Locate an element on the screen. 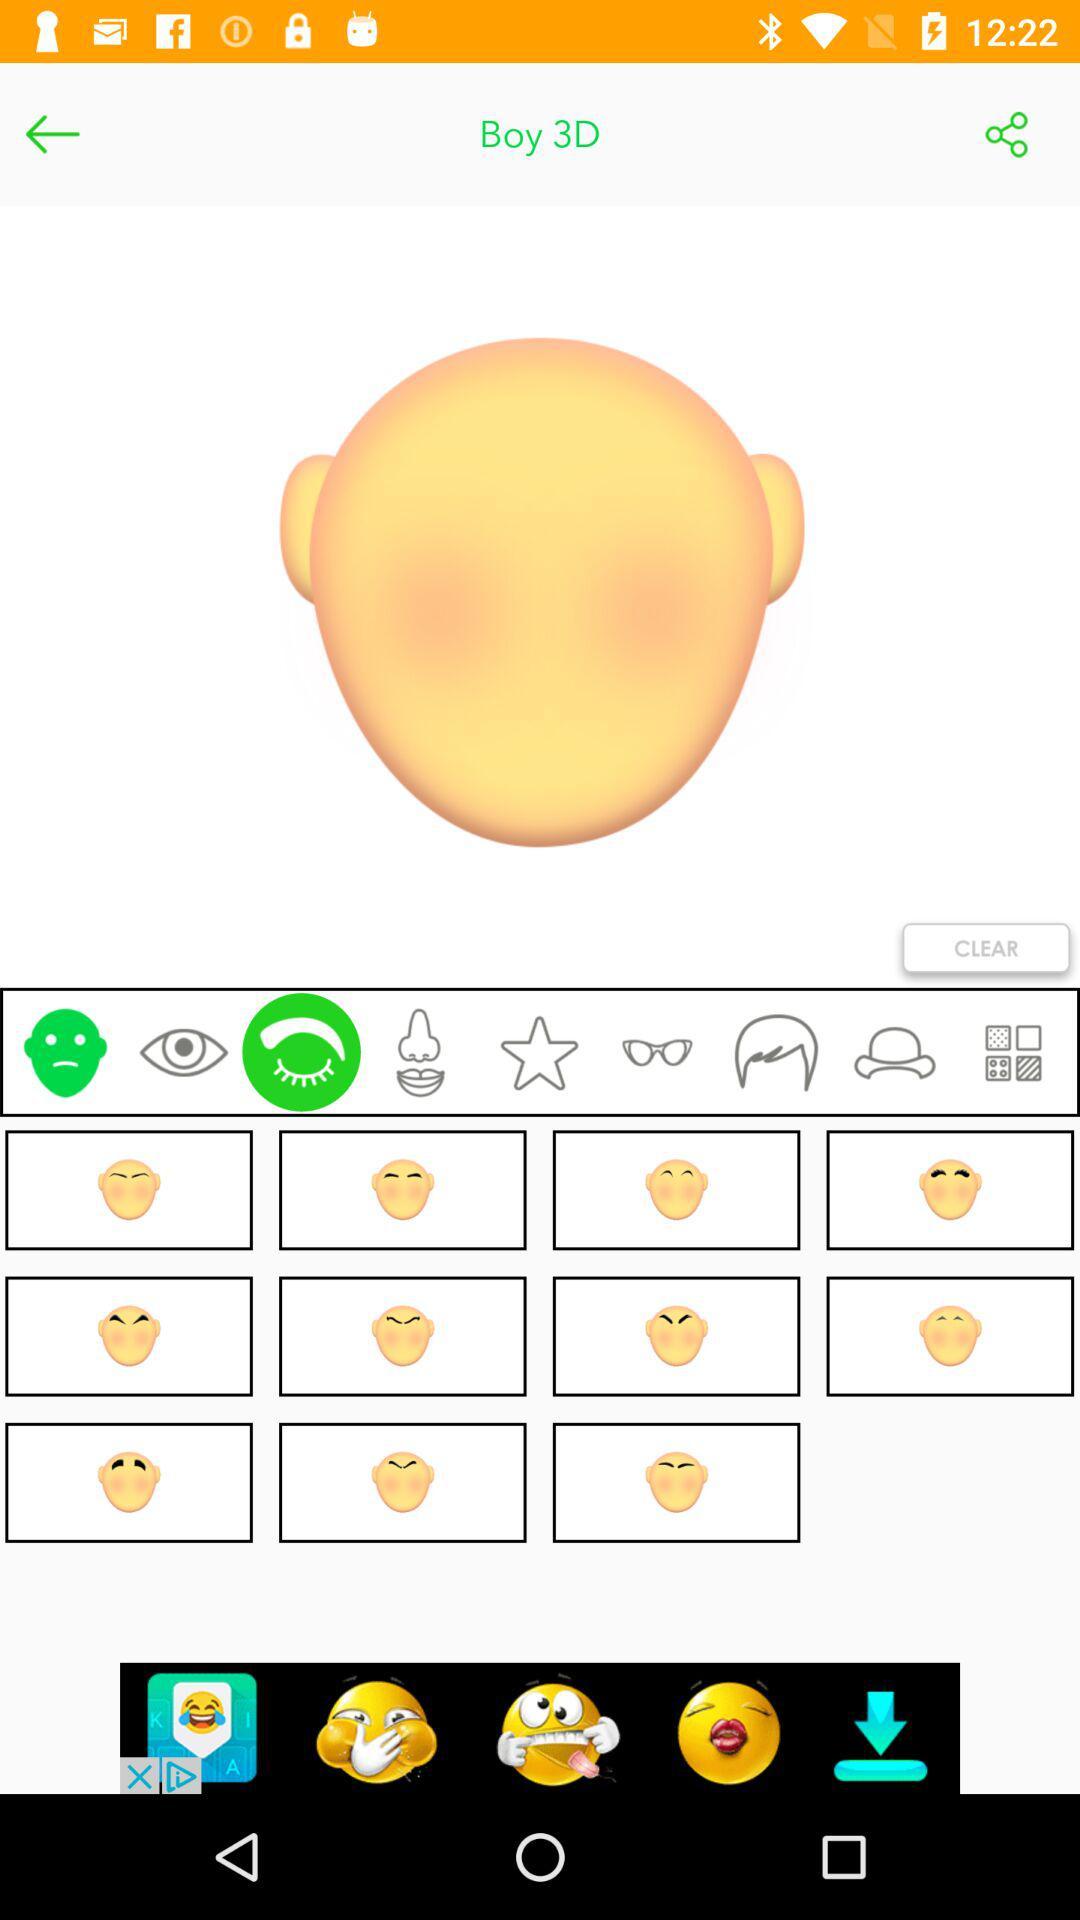  share image is located at coordinates (1006, 133).